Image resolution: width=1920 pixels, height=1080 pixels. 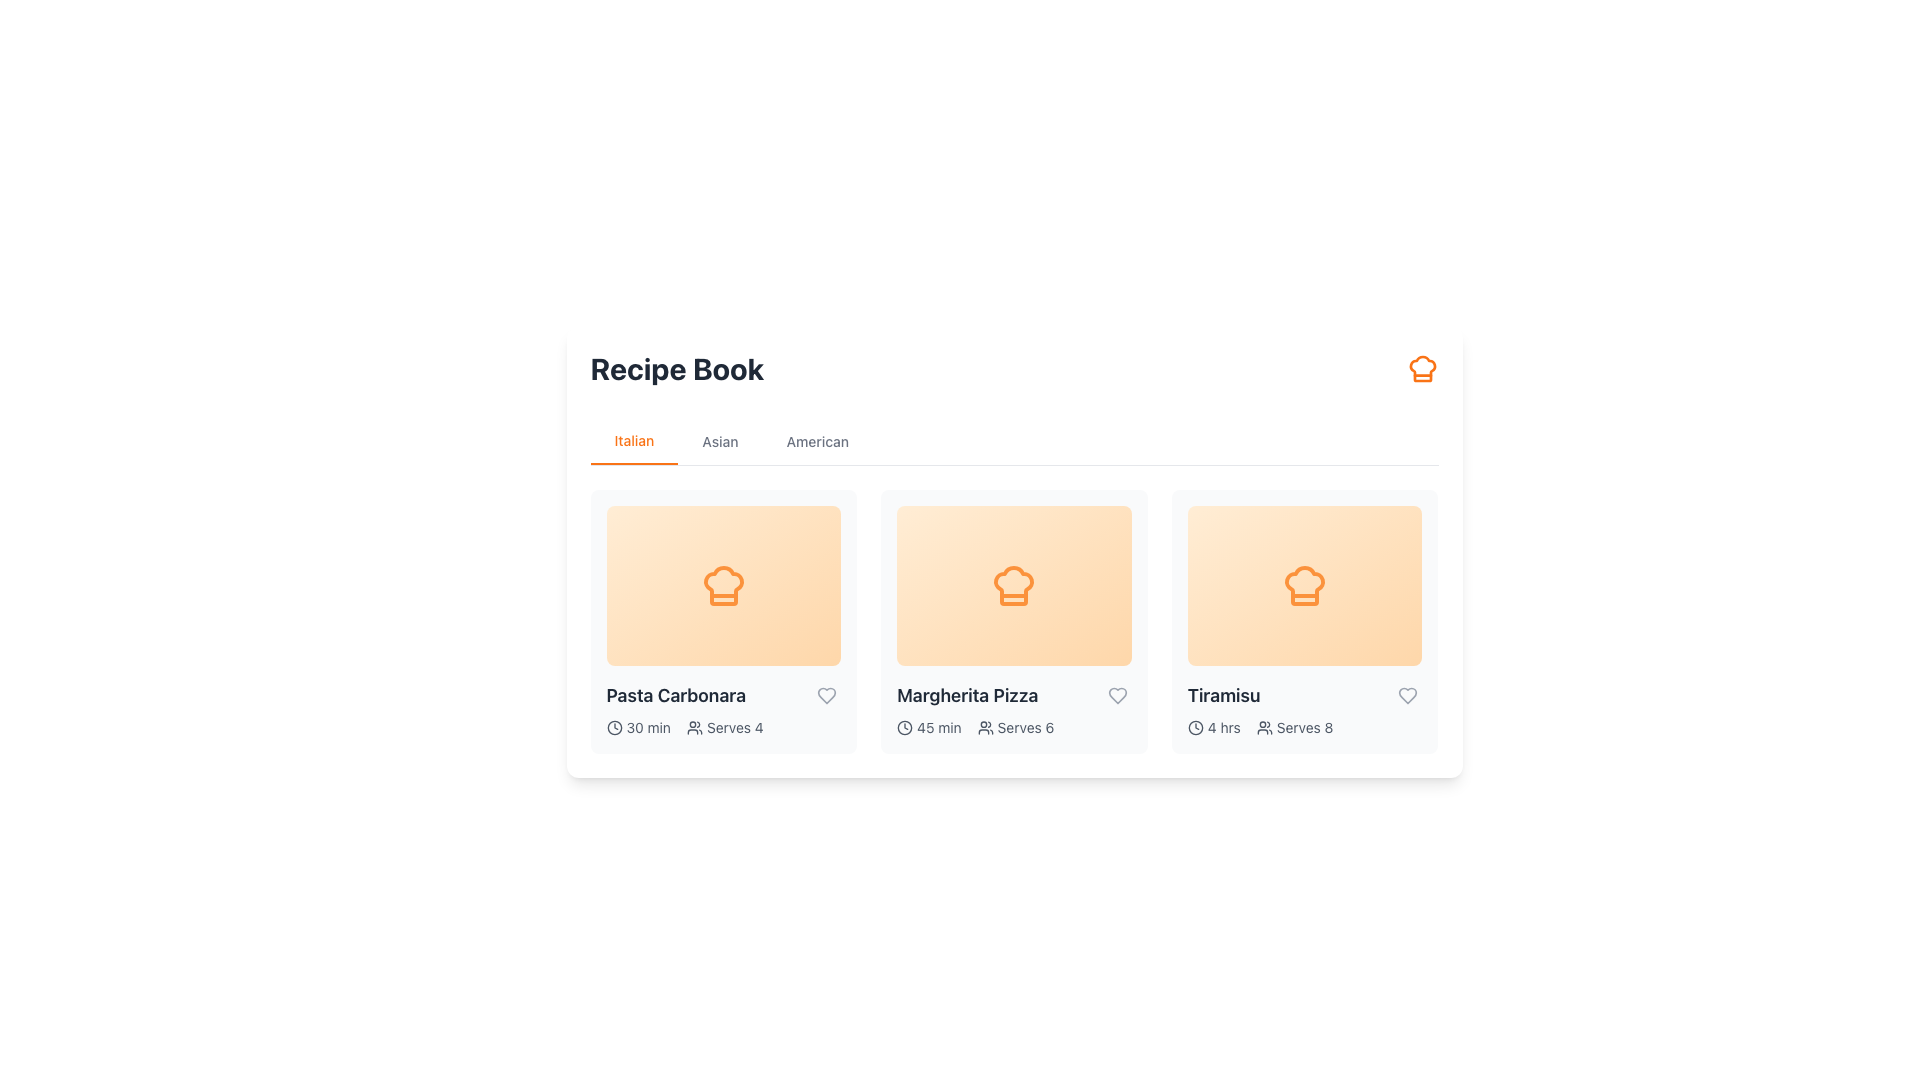 I want to click on the estimated preparation or cooking time display element, which includes a clock icon and textual label, located in the first card under the 'Italian' category in the 'Recipe Book' section, so click(x=637, y=728).